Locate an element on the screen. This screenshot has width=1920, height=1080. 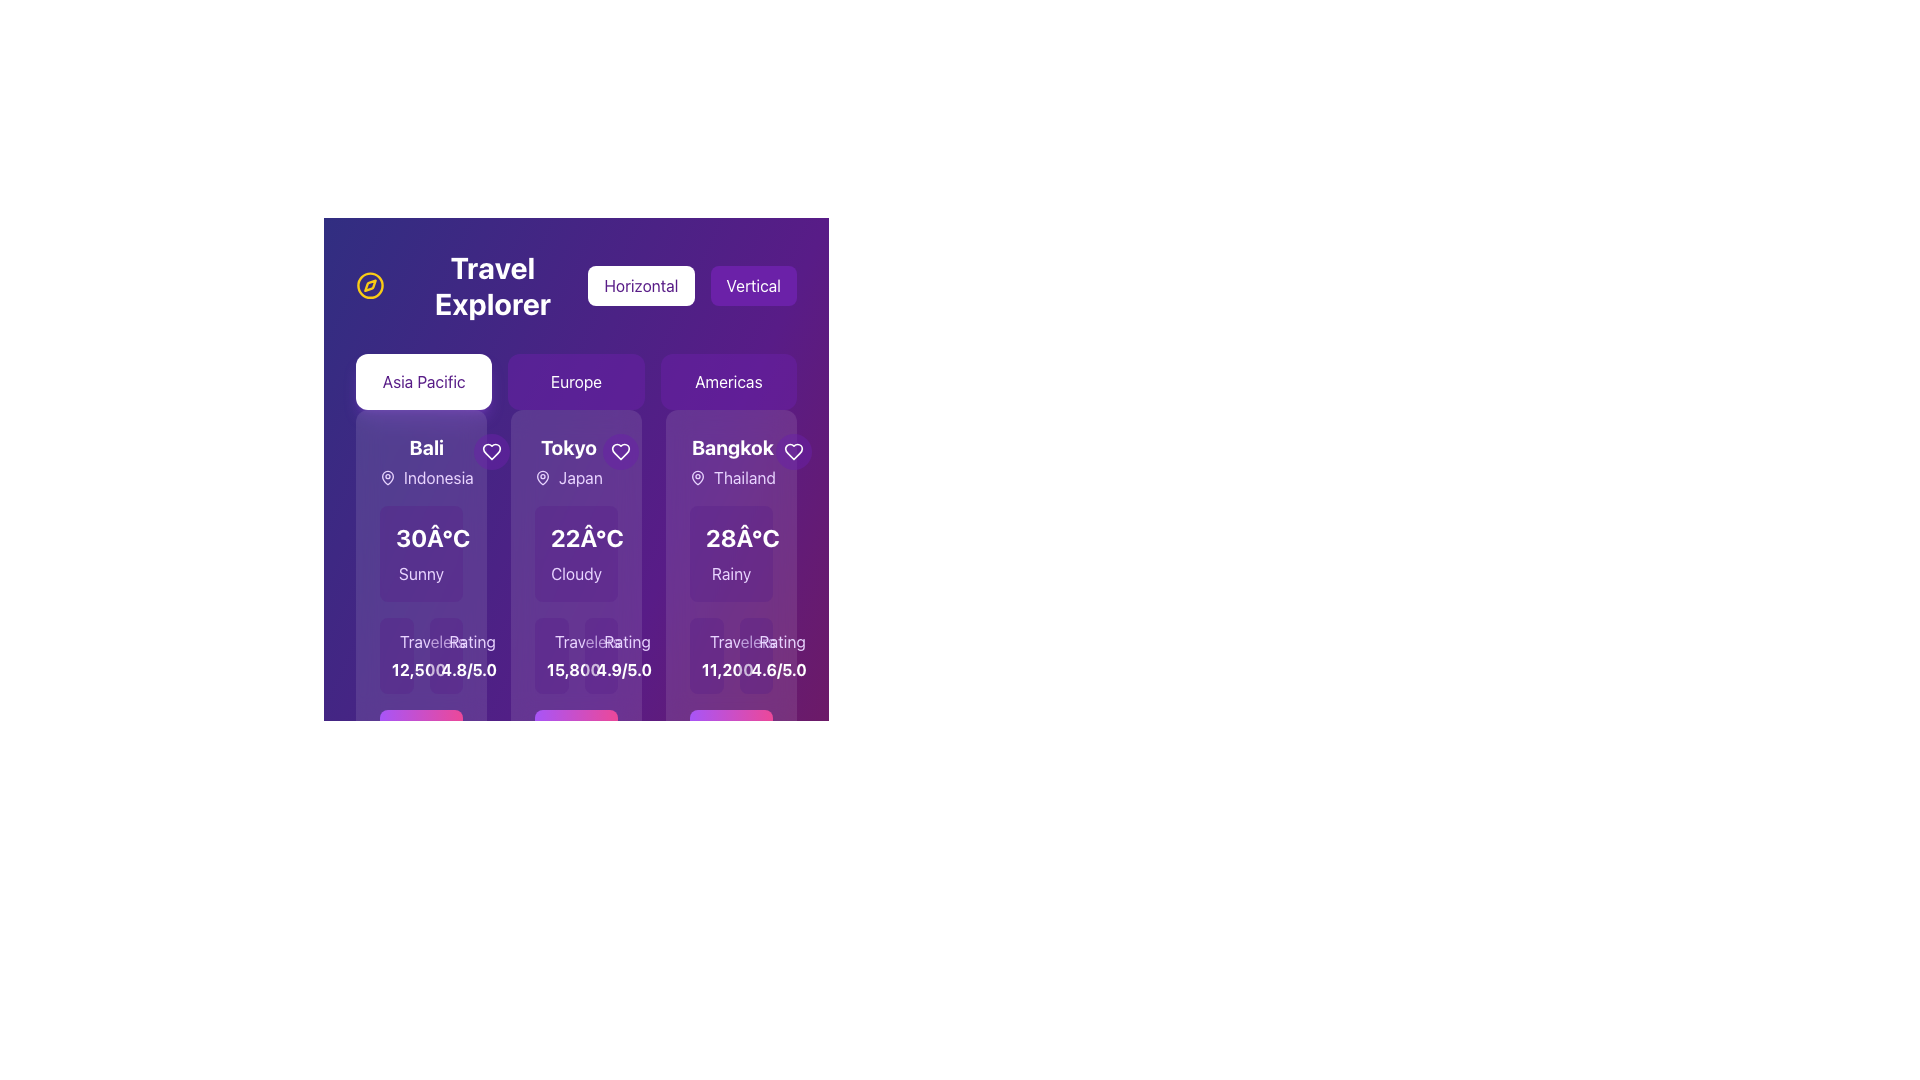
the text element displaying the location name 'Tokyo Japan' in the card layout, which is situated above temperature and weather details is located at coordinates (575, 462).